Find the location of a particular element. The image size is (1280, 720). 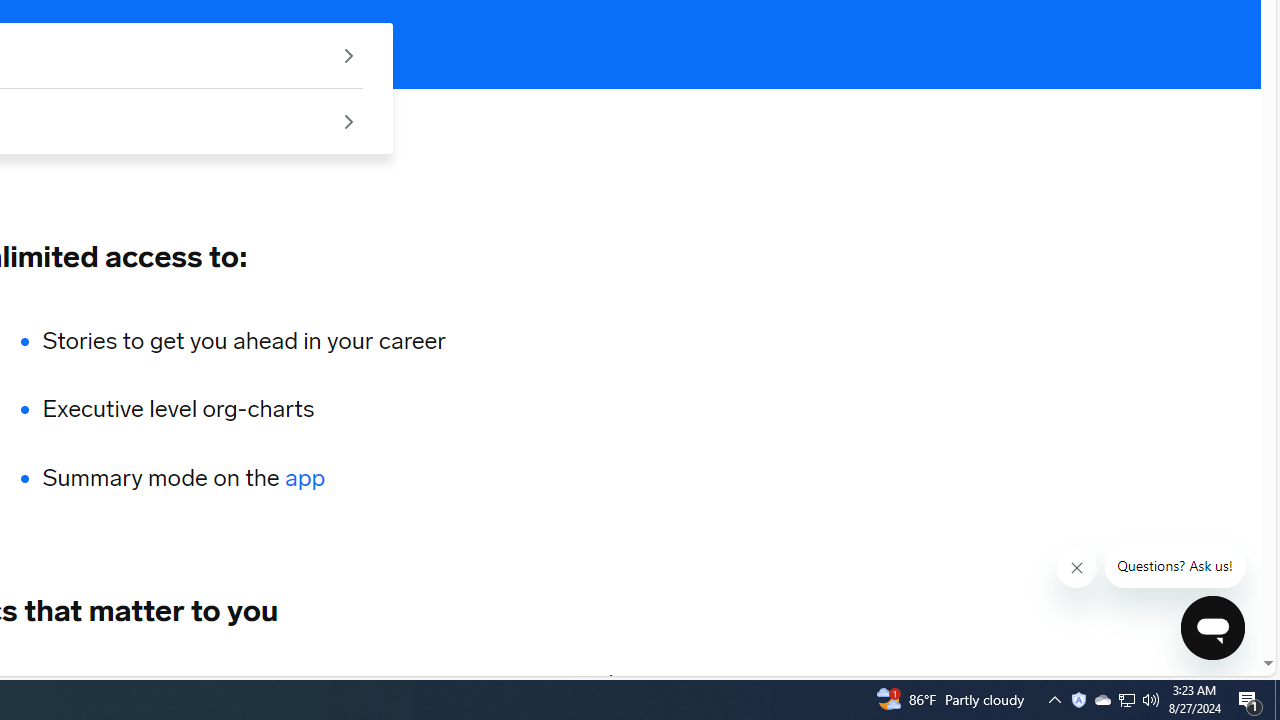

'HEALTHCARE' is located at coordinates (130, 680).